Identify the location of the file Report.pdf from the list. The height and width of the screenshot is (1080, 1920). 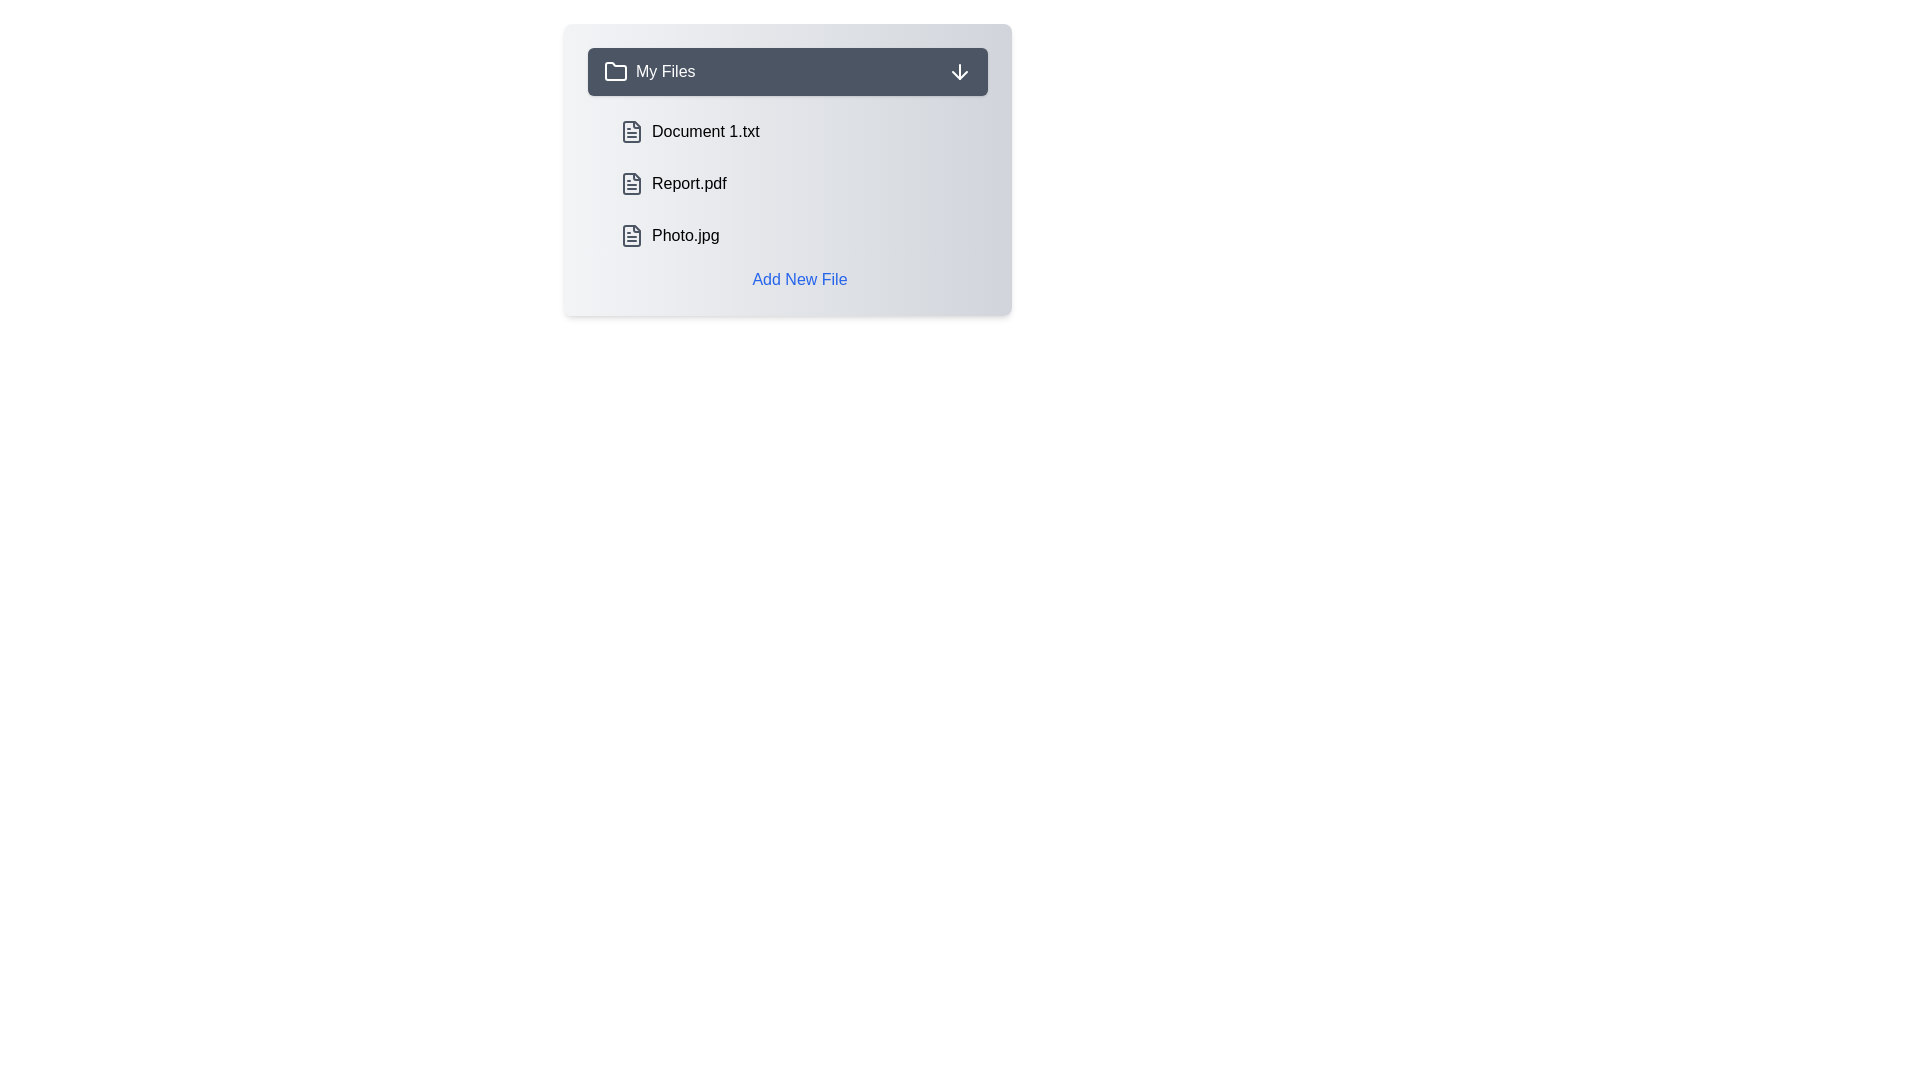
(800, 184).